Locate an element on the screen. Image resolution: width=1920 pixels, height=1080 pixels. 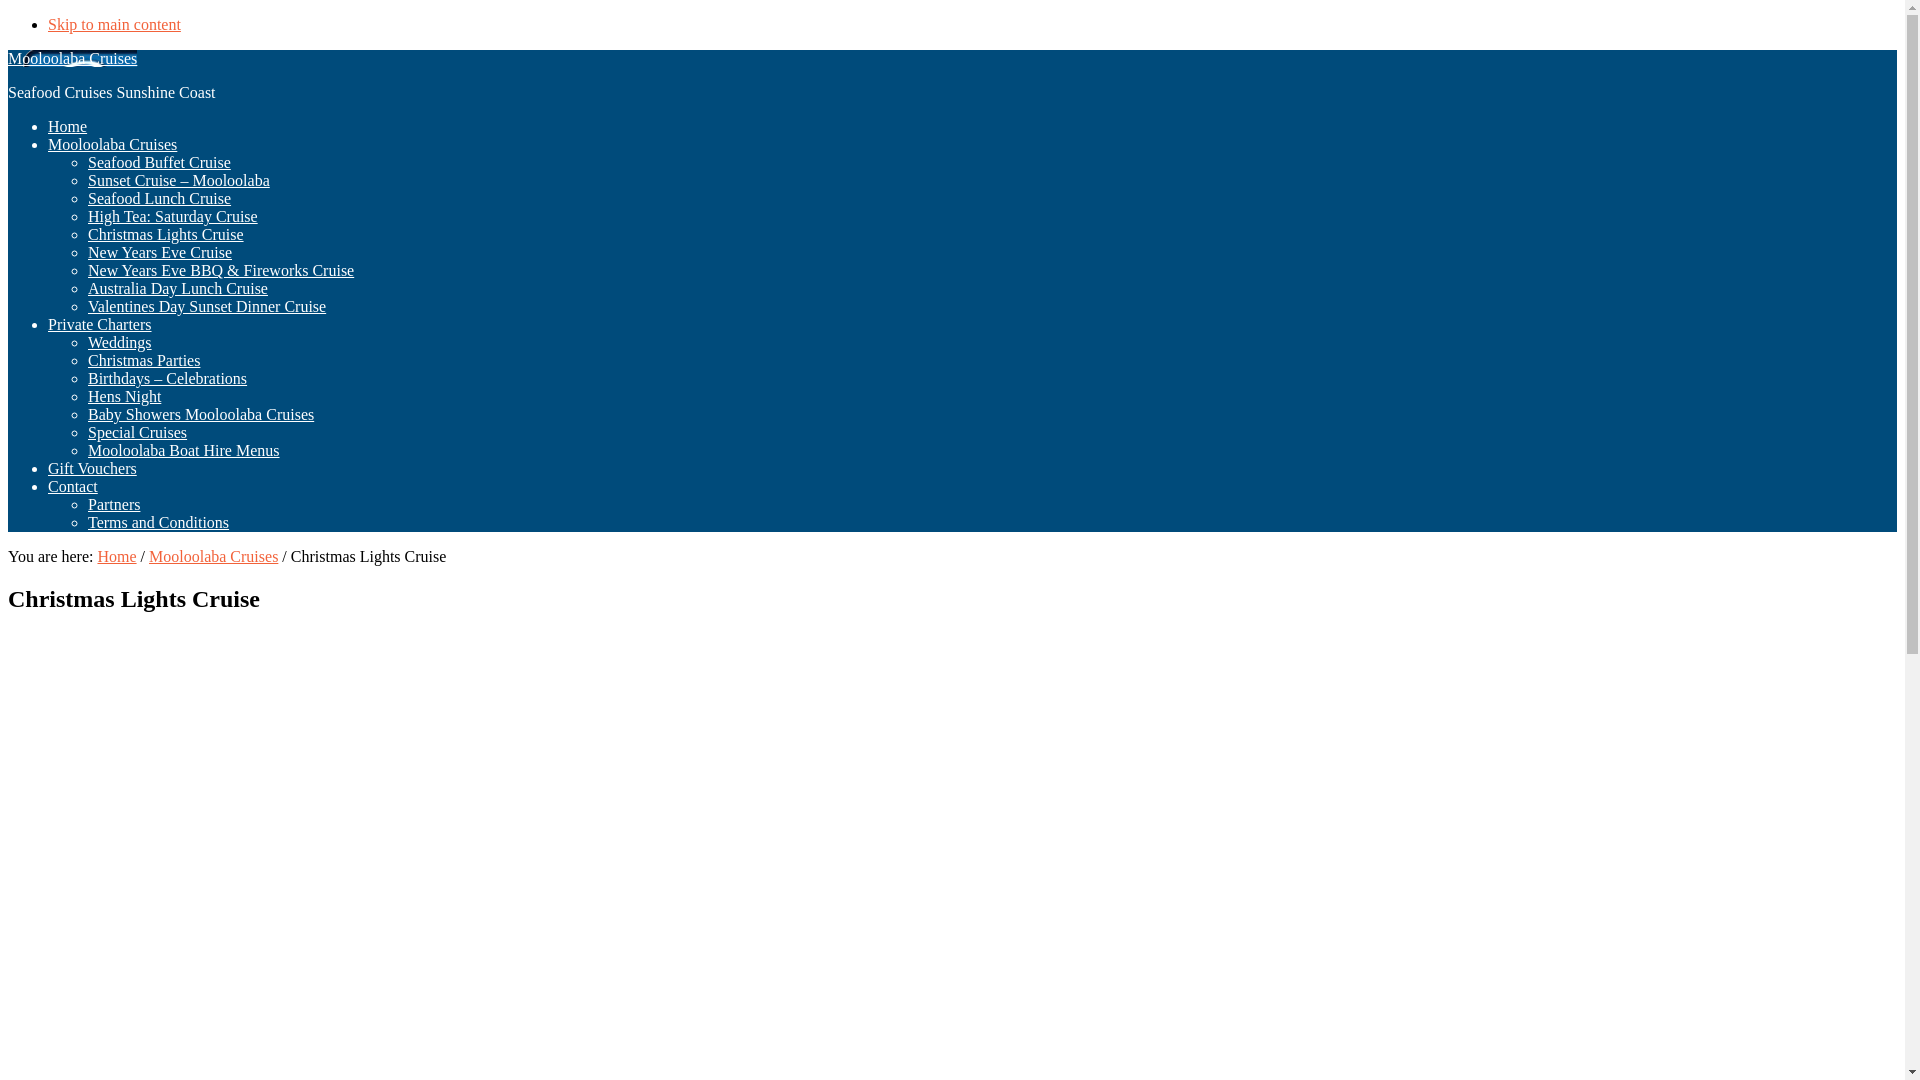
'High Tea: Saturday Cruise' is located at coordinates (172, 216).